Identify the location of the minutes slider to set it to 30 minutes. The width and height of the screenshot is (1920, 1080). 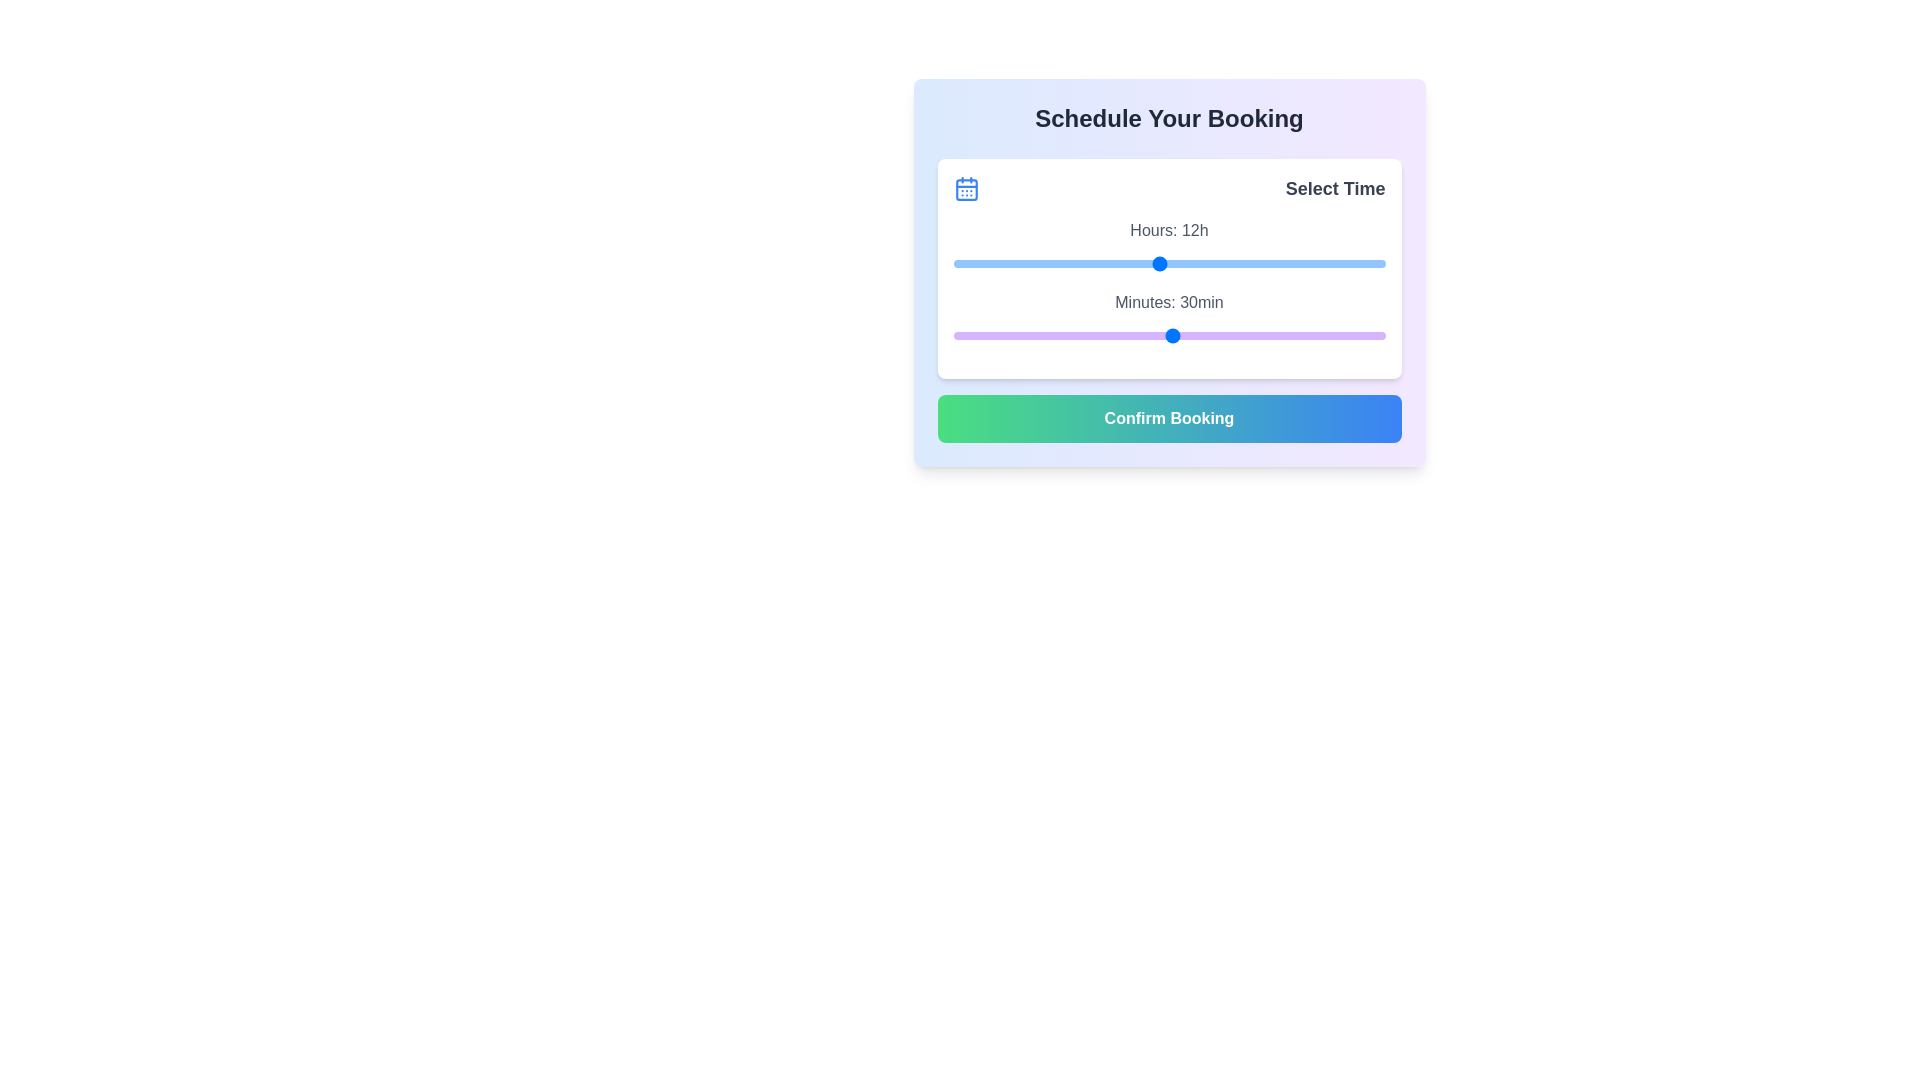
(1173, 334).